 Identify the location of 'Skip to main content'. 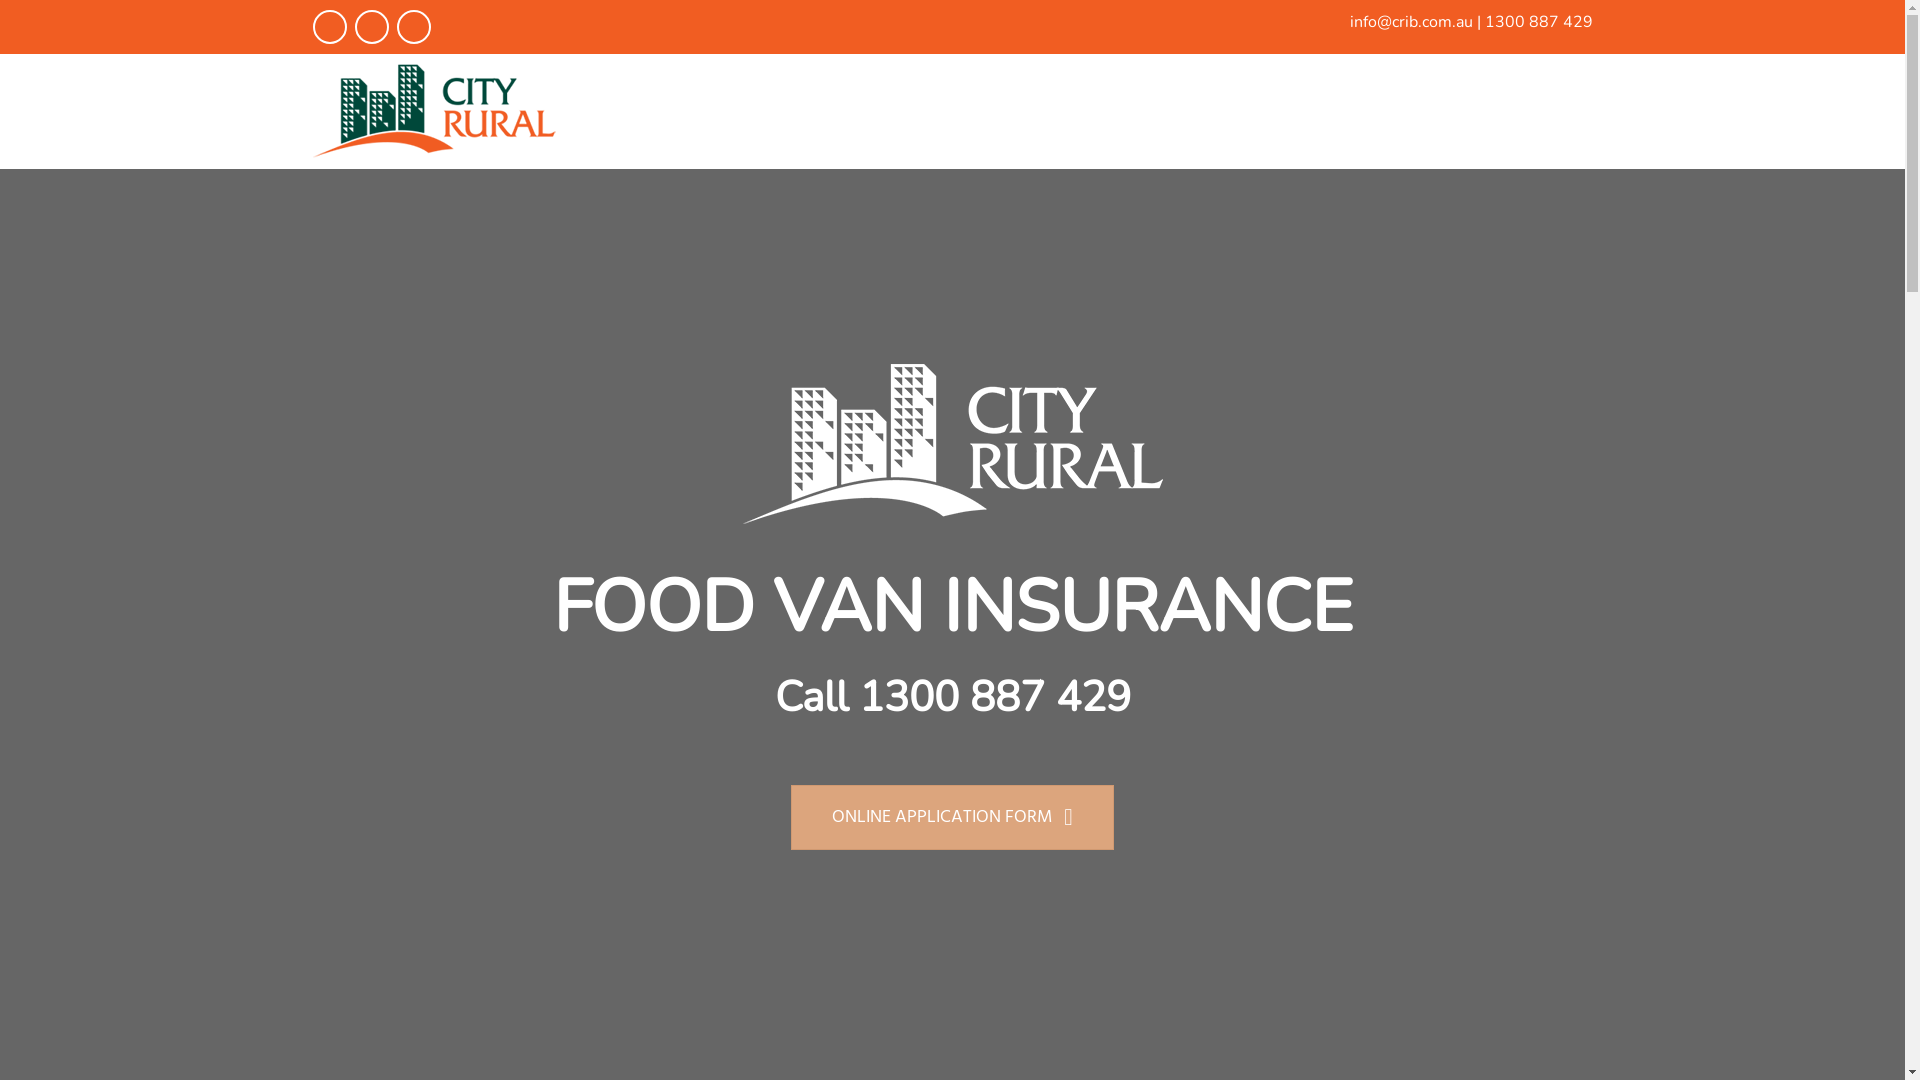
(0, 0).